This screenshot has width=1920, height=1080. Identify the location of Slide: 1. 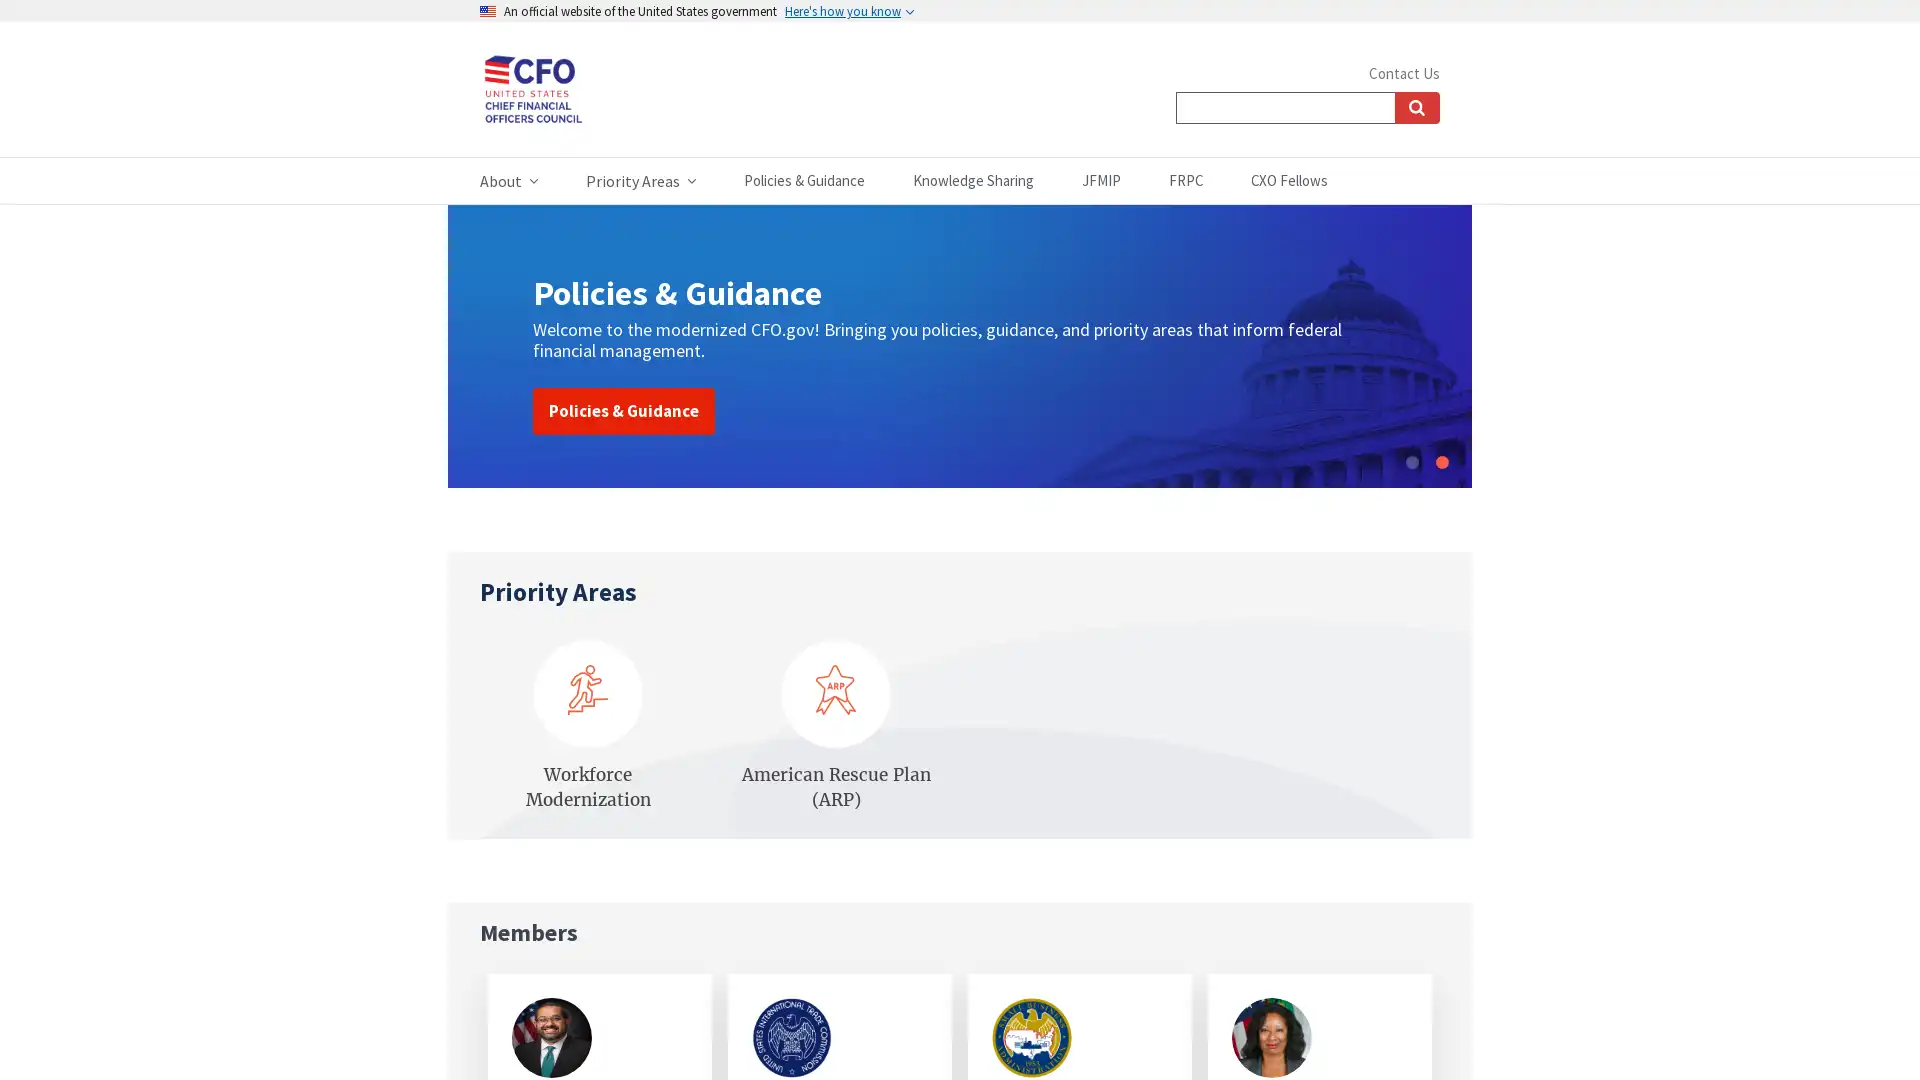
(1410, 462).